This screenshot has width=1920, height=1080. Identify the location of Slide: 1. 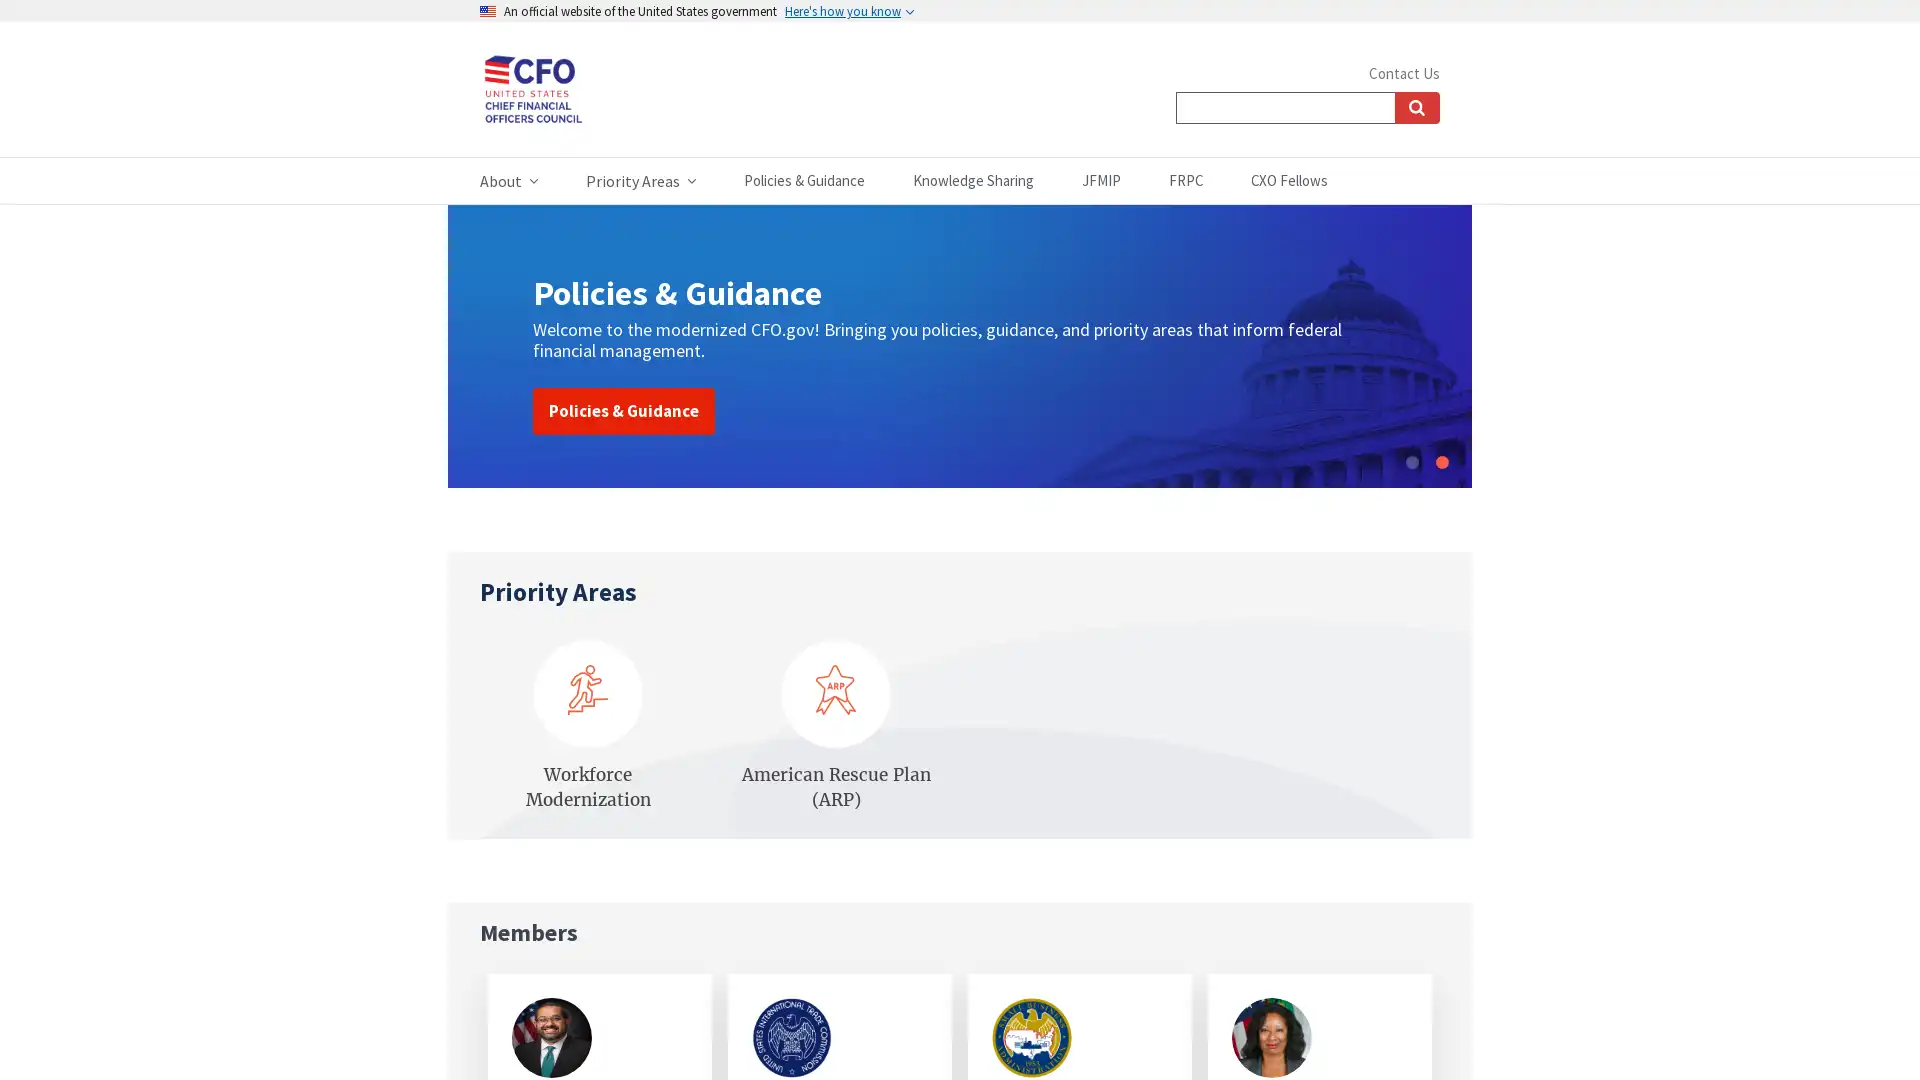
(1410, 462).